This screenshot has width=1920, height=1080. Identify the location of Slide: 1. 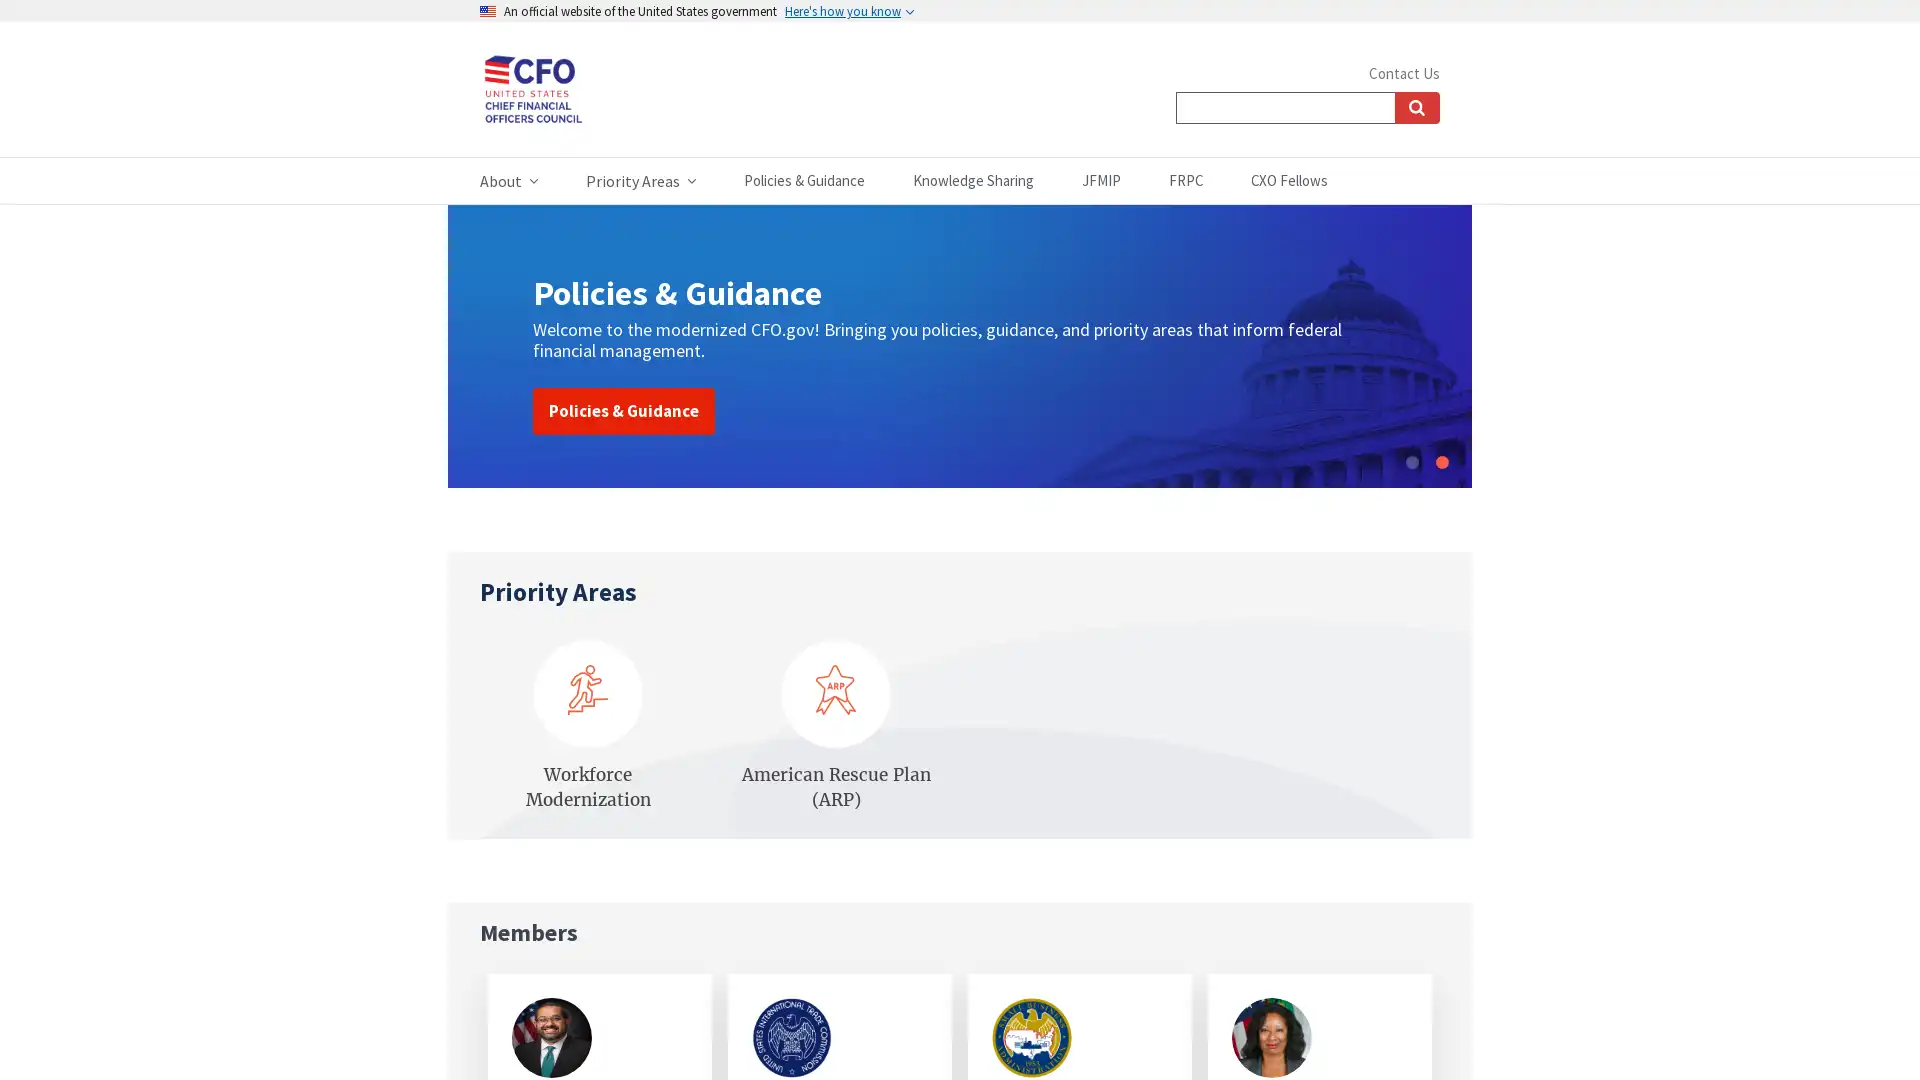
(1410, 462).